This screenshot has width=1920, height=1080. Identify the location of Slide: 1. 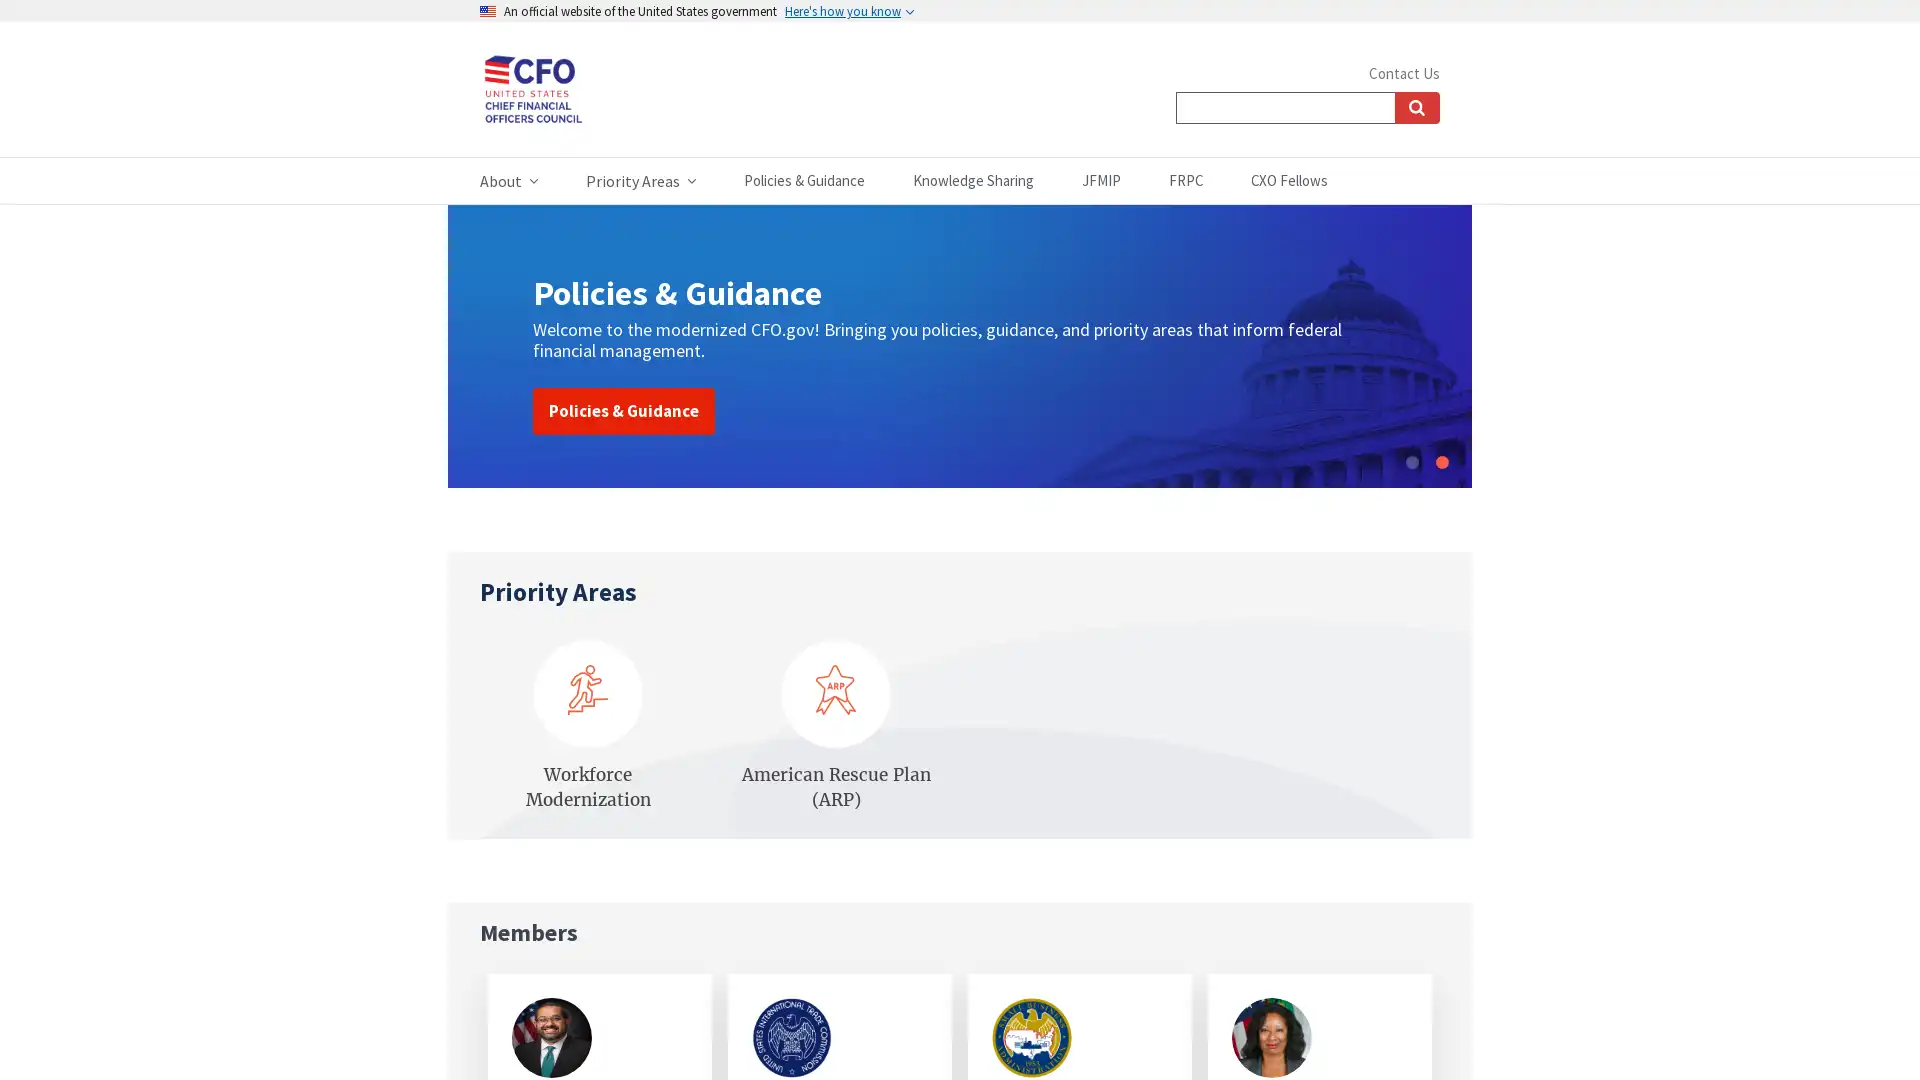
(1410, 462).